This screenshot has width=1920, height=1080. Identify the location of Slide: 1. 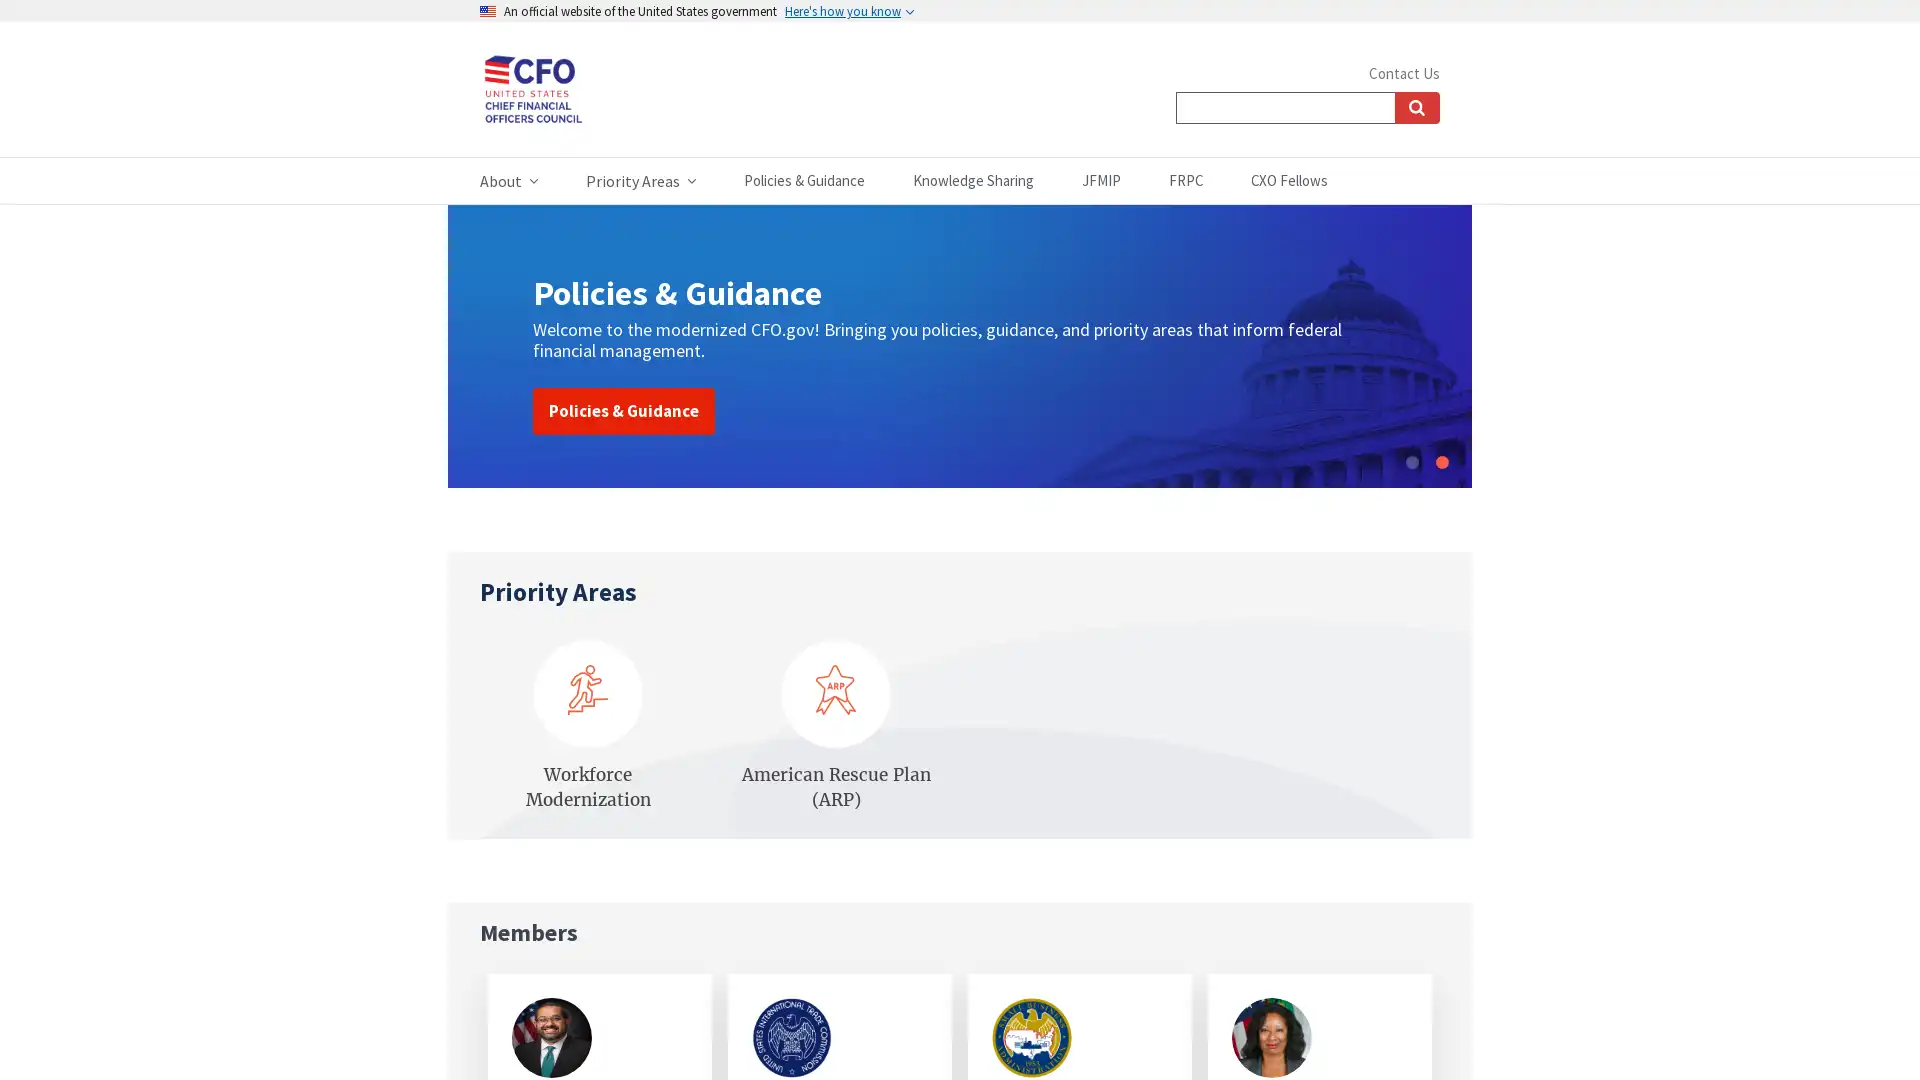
(1410, 462).